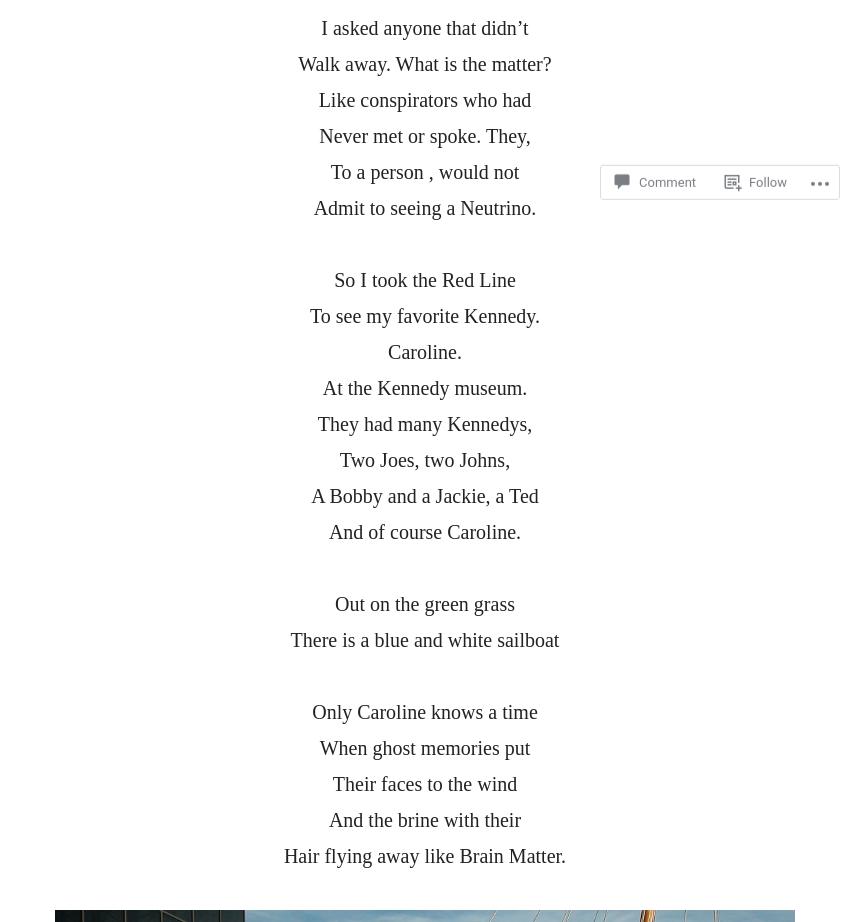 The height and width of the screenshot is (922, 850). I want to click on 'Admit to seeing a Neutrino.', so click(424, 208).